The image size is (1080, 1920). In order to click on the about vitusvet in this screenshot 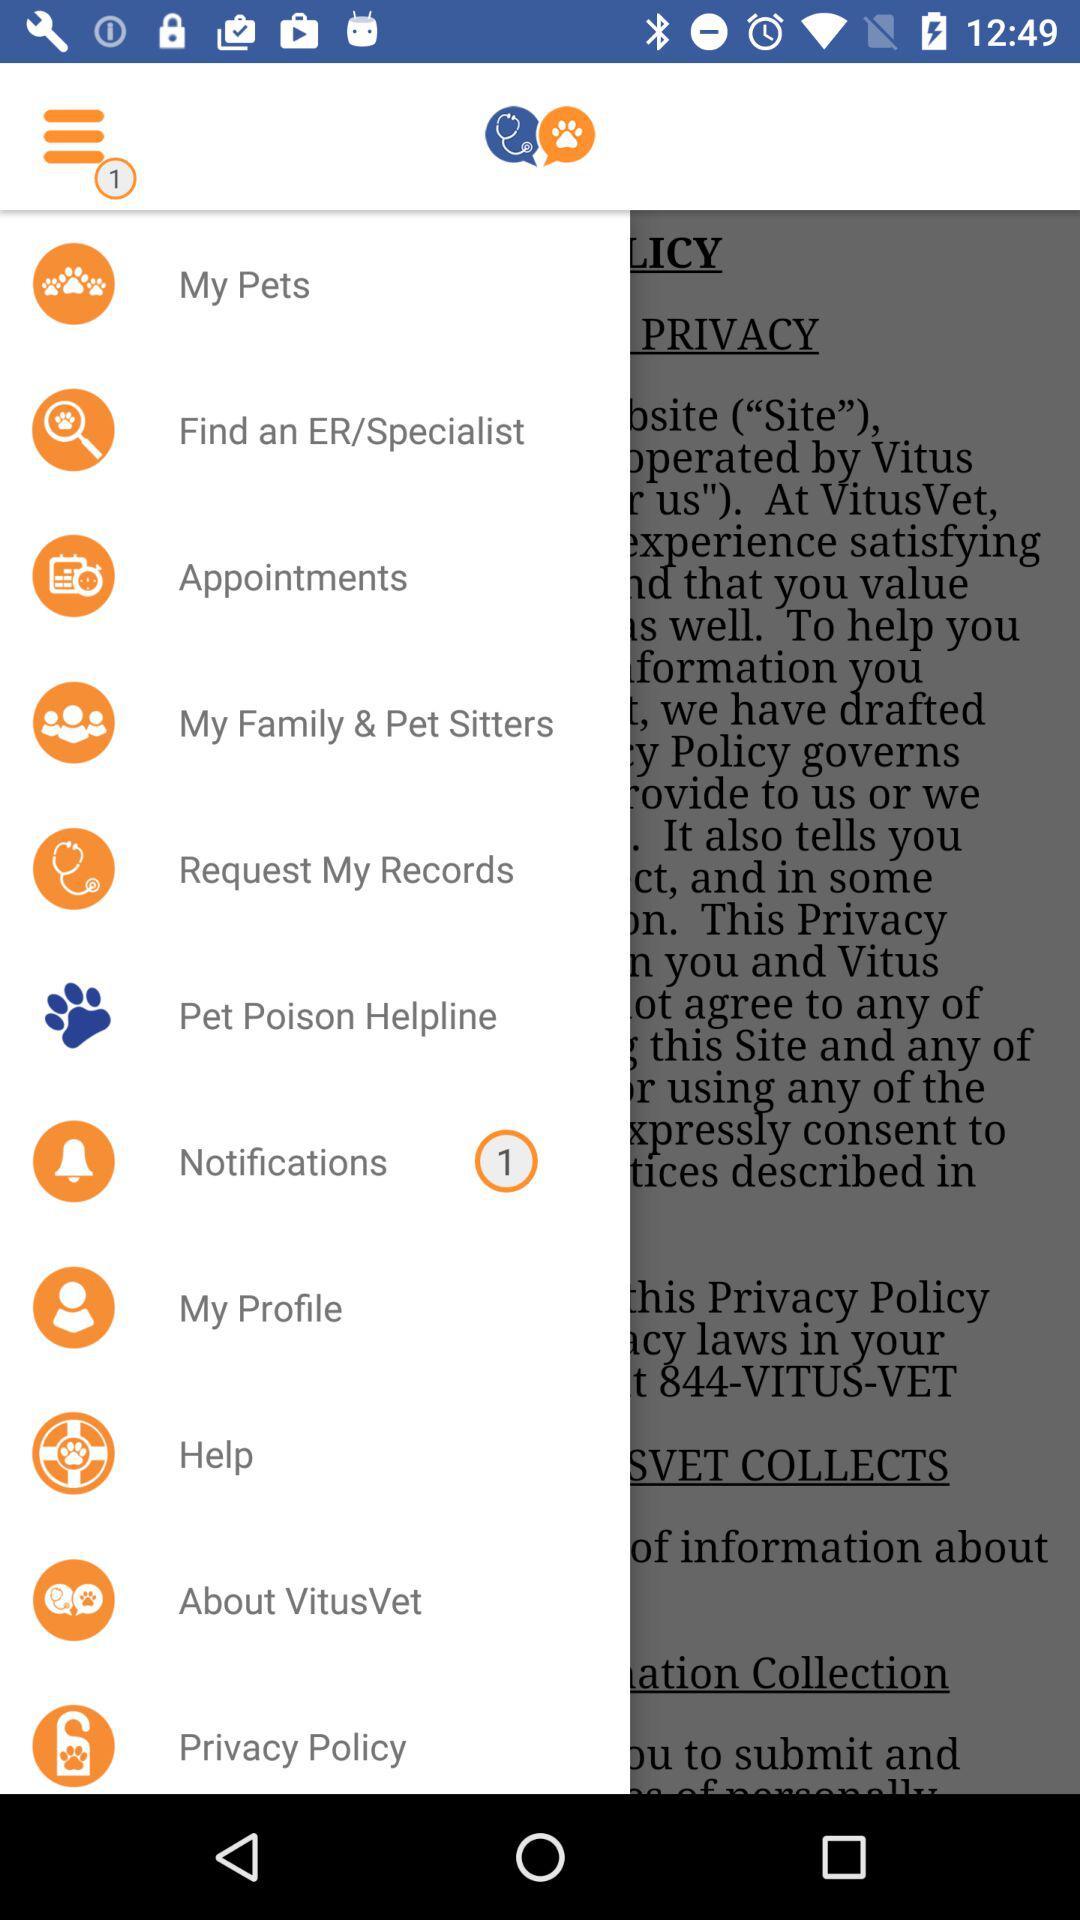, I will do `click(378, 1598)`.